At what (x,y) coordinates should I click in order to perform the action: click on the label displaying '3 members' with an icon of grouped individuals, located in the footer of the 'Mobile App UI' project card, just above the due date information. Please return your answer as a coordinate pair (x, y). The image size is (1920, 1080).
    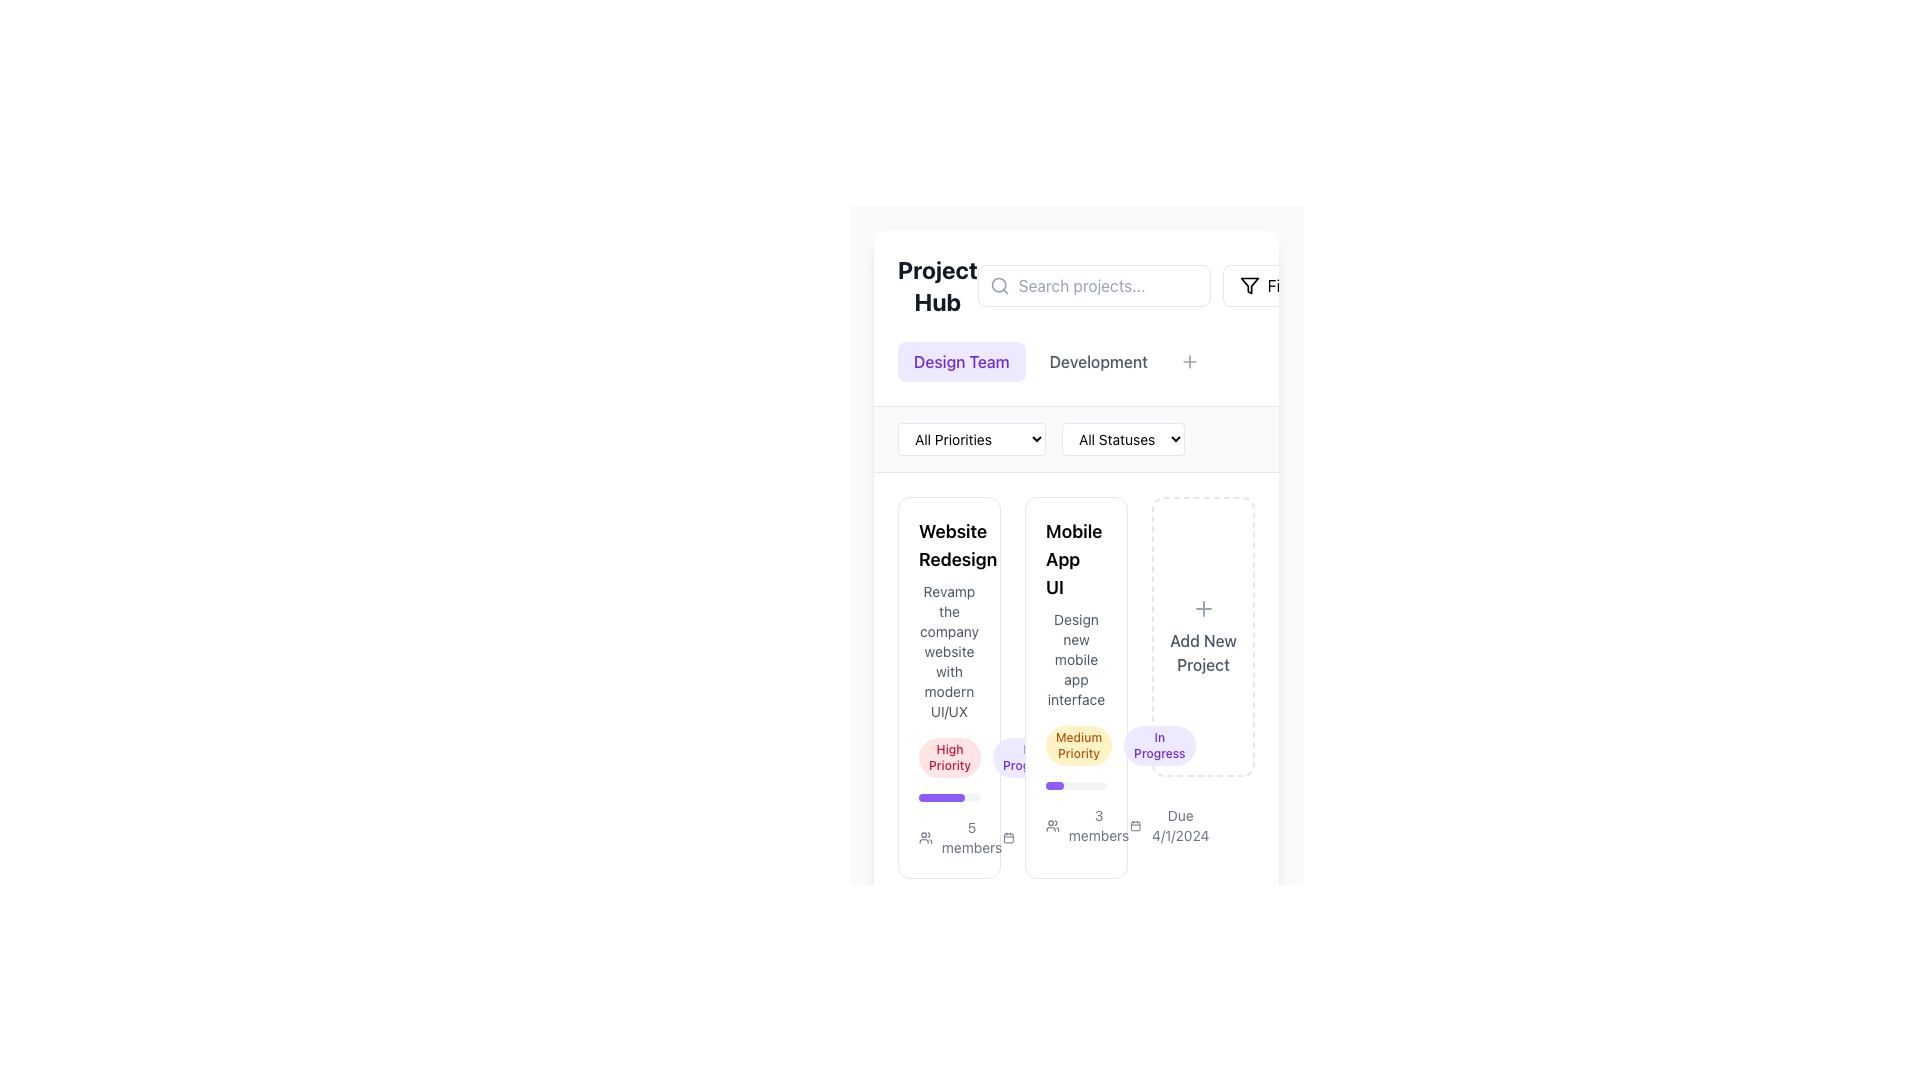
    Looking at the image, I should click on (1087, 825).